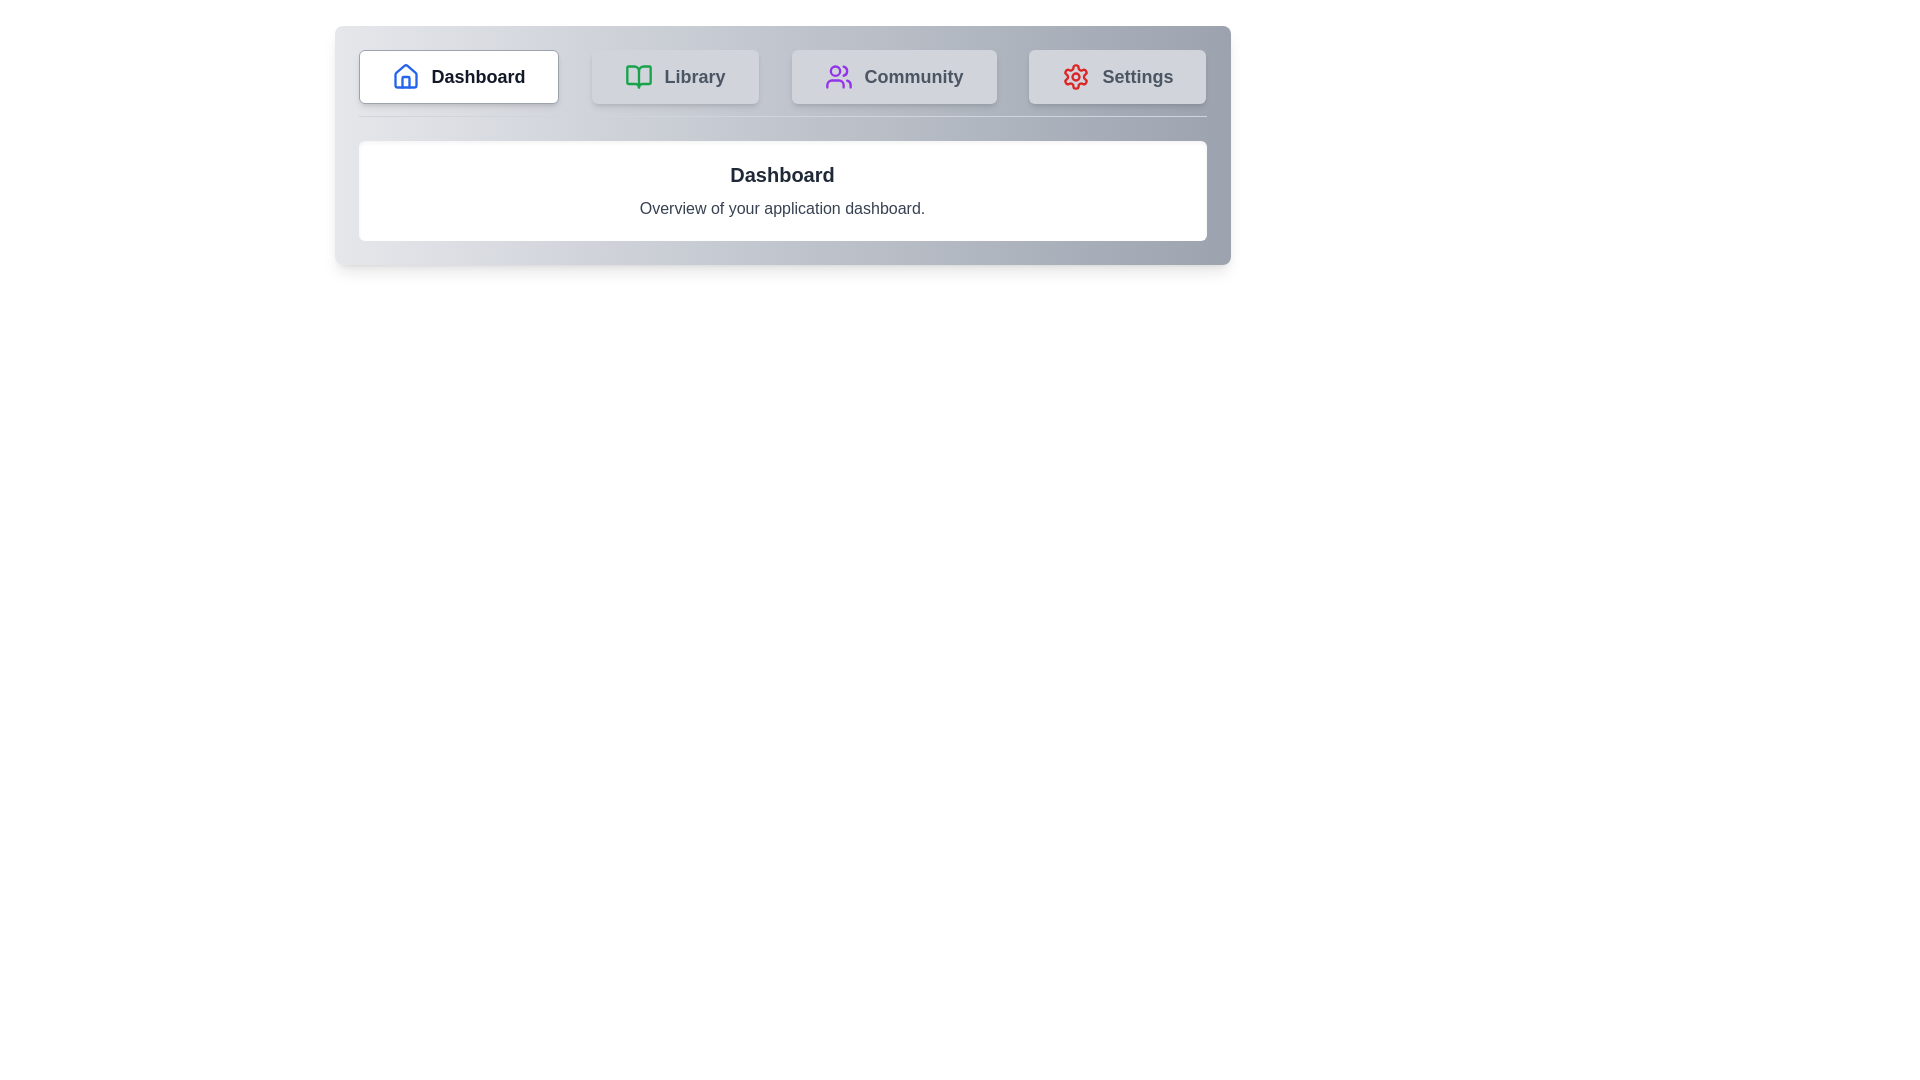  What do you see at coordinates (1117, 76) in the screenshot?
I see `the tab labeled Settings` at bounding box center [1117, 76].